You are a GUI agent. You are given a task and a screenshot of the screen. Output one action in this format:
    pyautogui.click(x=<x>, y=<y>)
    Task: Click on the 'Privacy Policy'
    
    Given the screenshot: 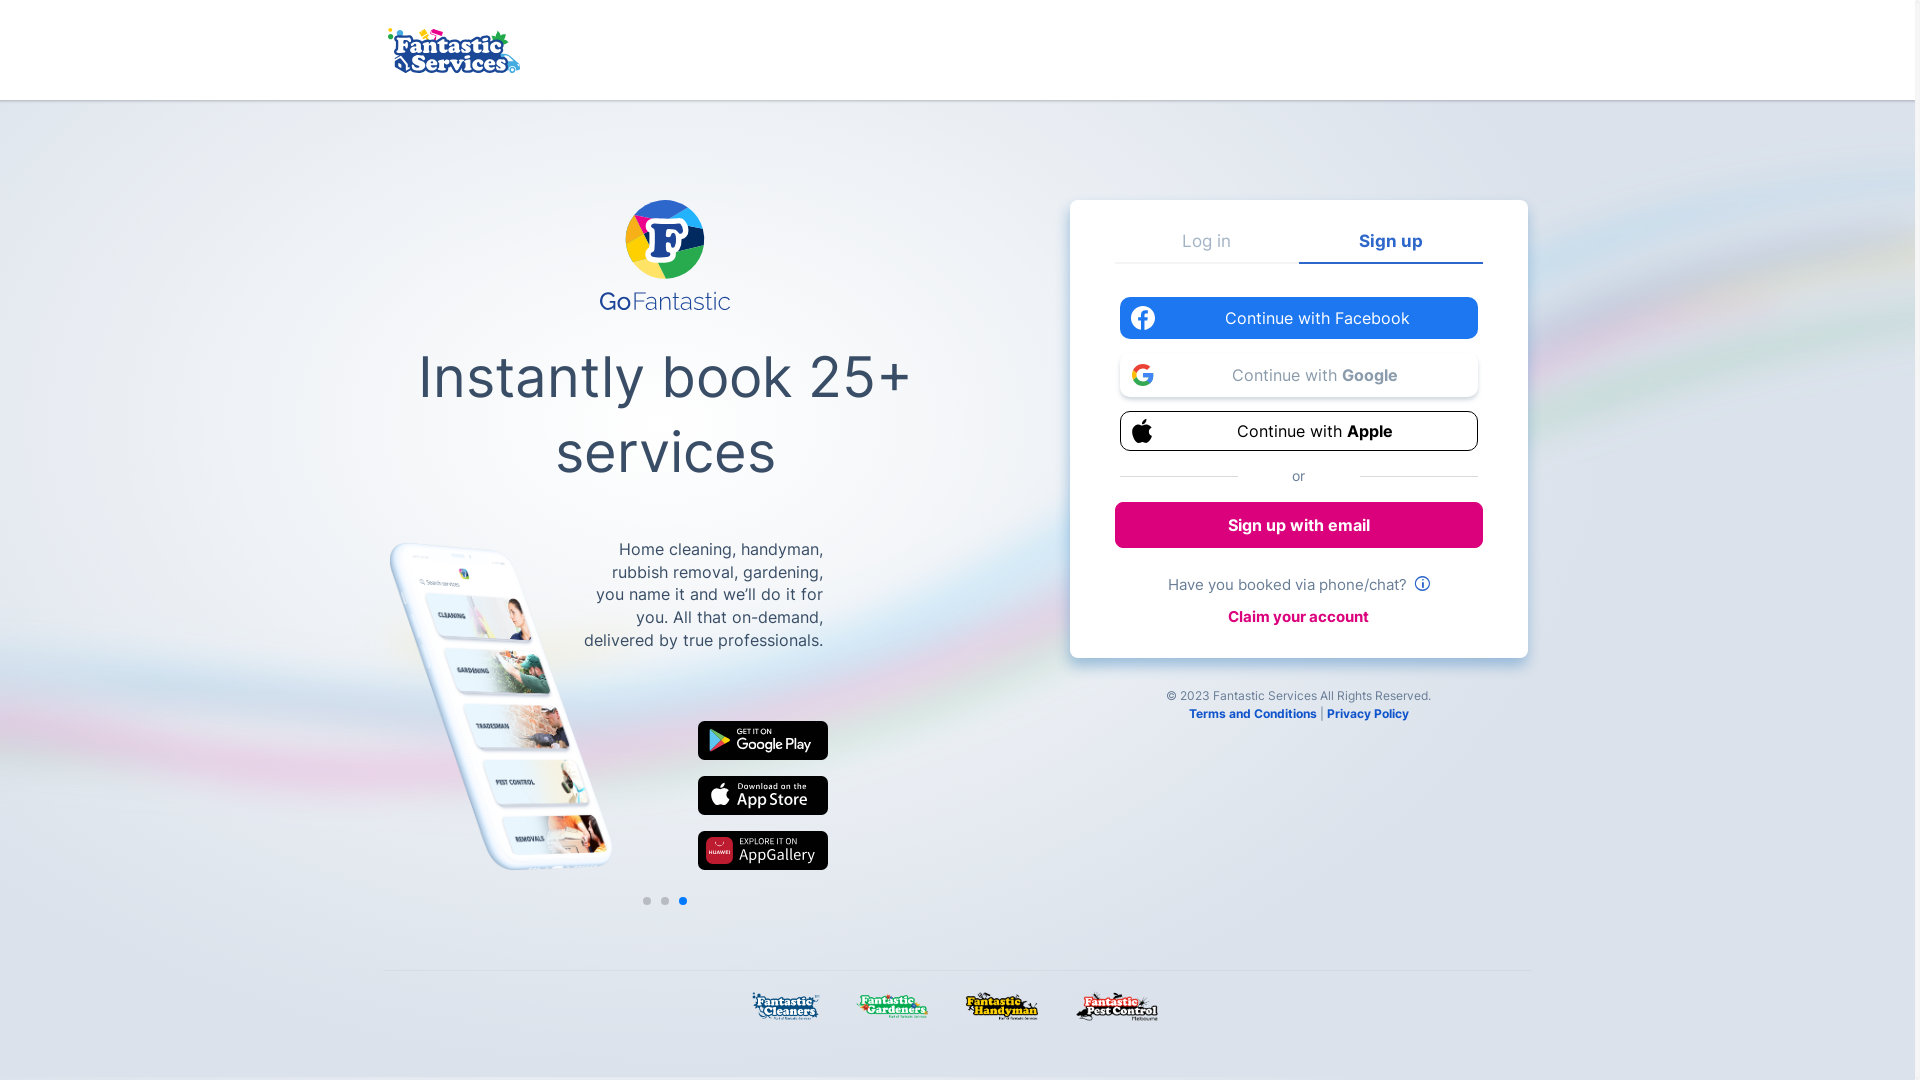 What is the action you would take?
    pyautogui.click(x=1367, y=712)
    